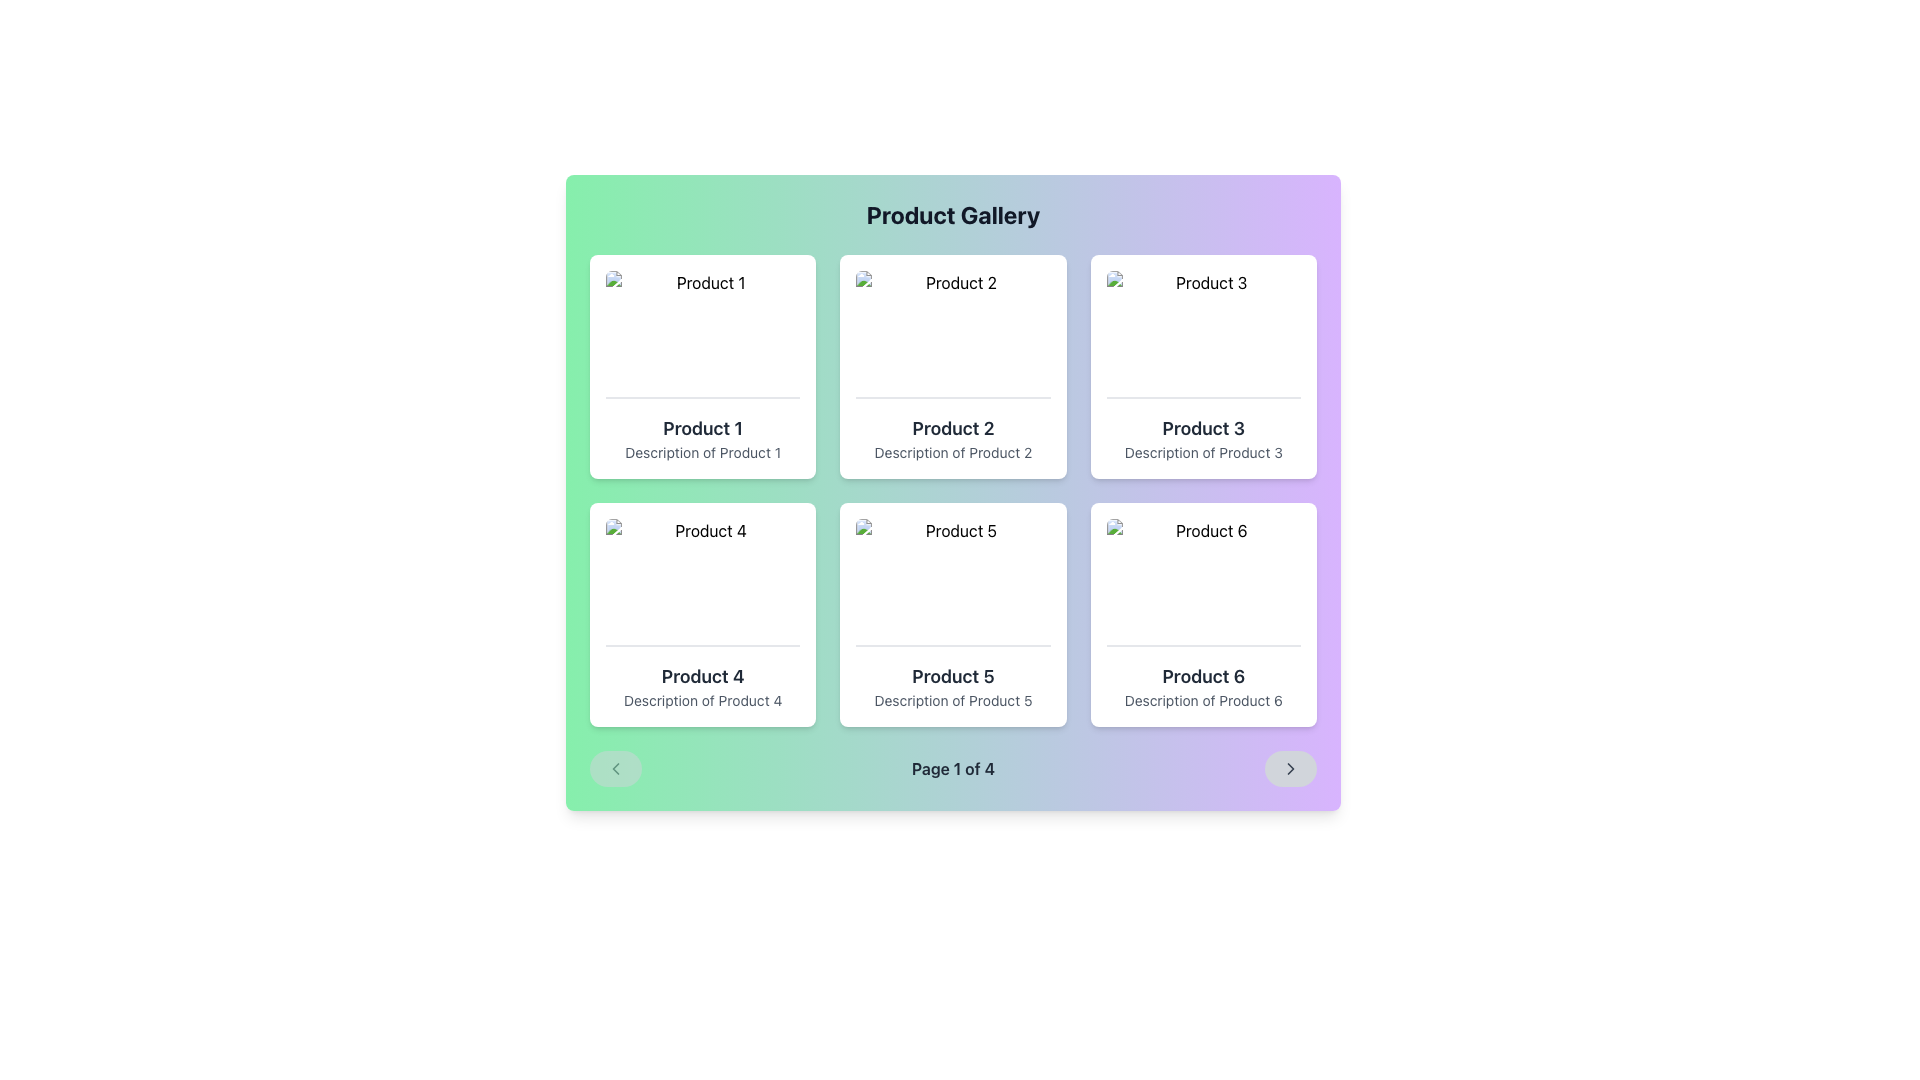  What do you see at coordinates (1291, 767) in the screenshot?
I see `the chevron icon located at the bottom-right corner of the gray circular button` at bounding box center [1291, 767].